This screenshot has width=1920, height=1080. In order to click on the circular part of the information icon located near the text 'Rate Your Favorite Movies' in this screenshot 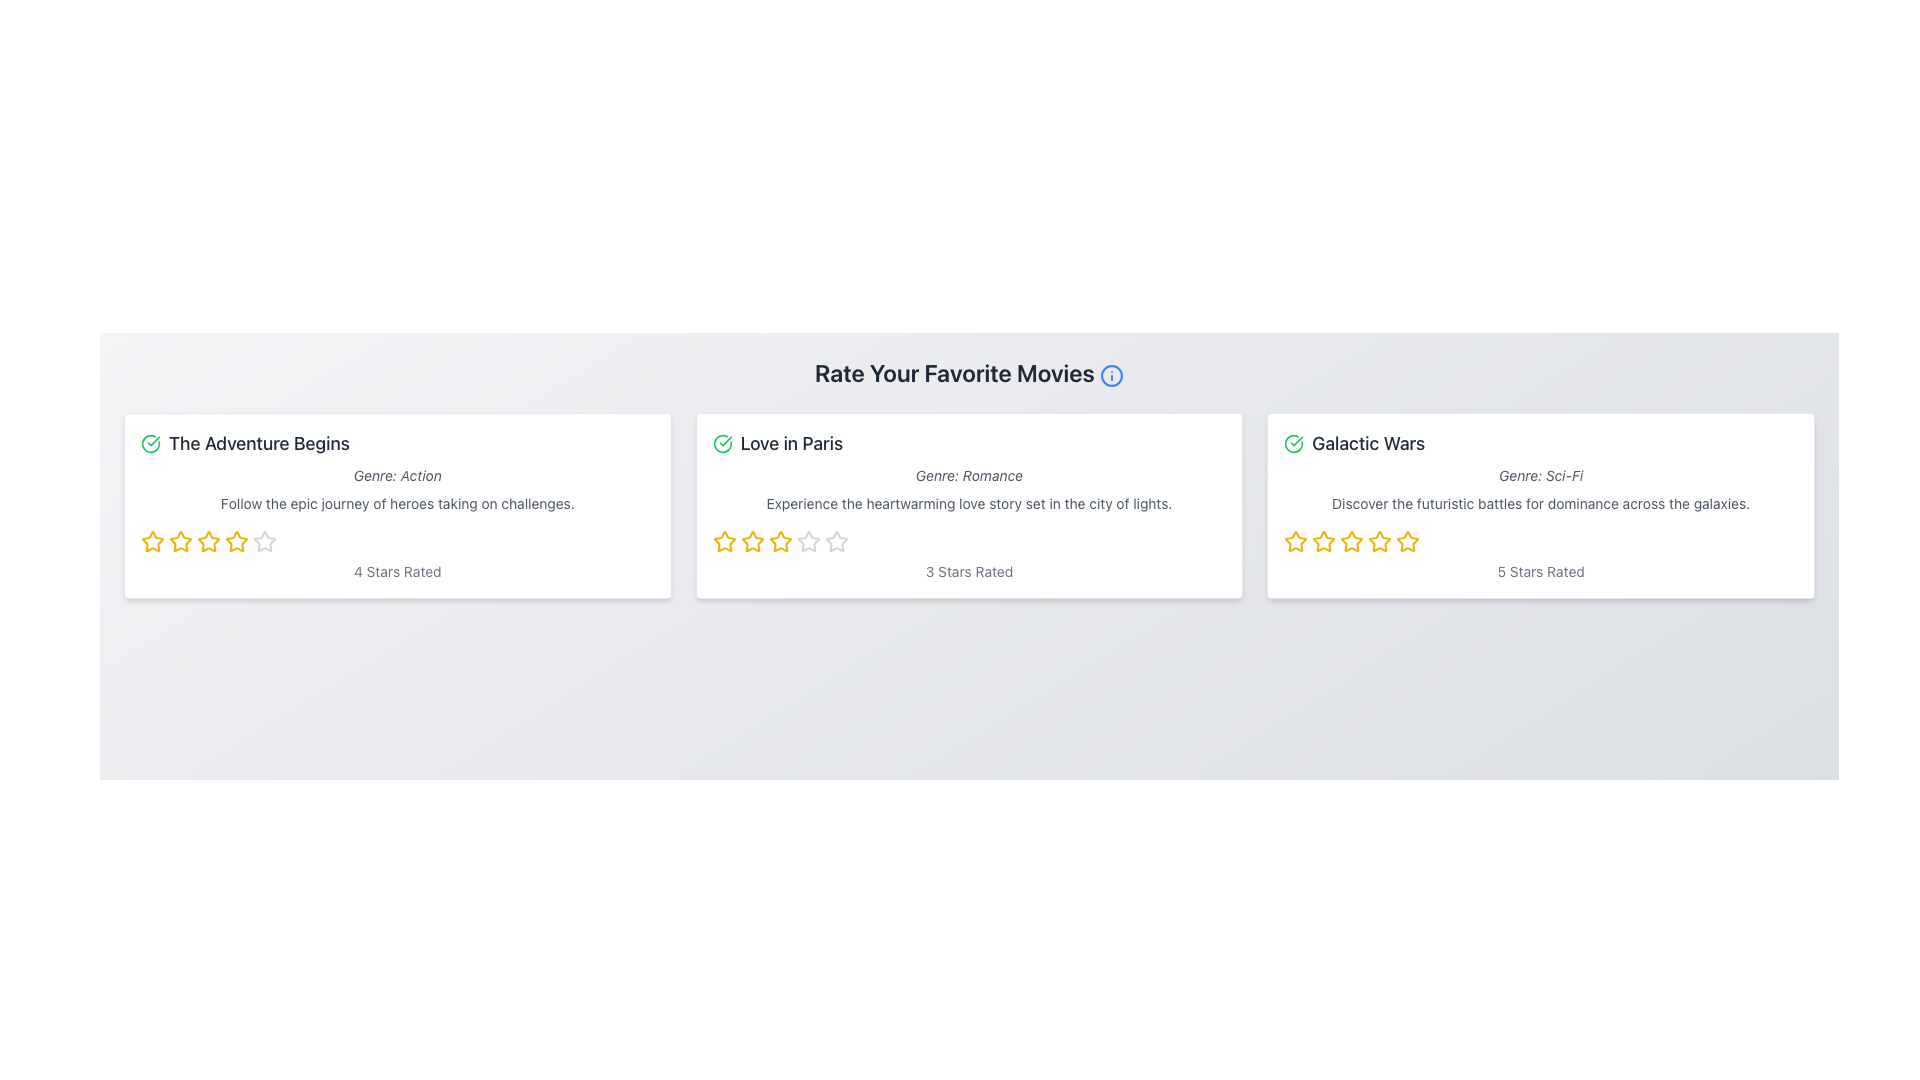, I will do `click(1110, 375)`.